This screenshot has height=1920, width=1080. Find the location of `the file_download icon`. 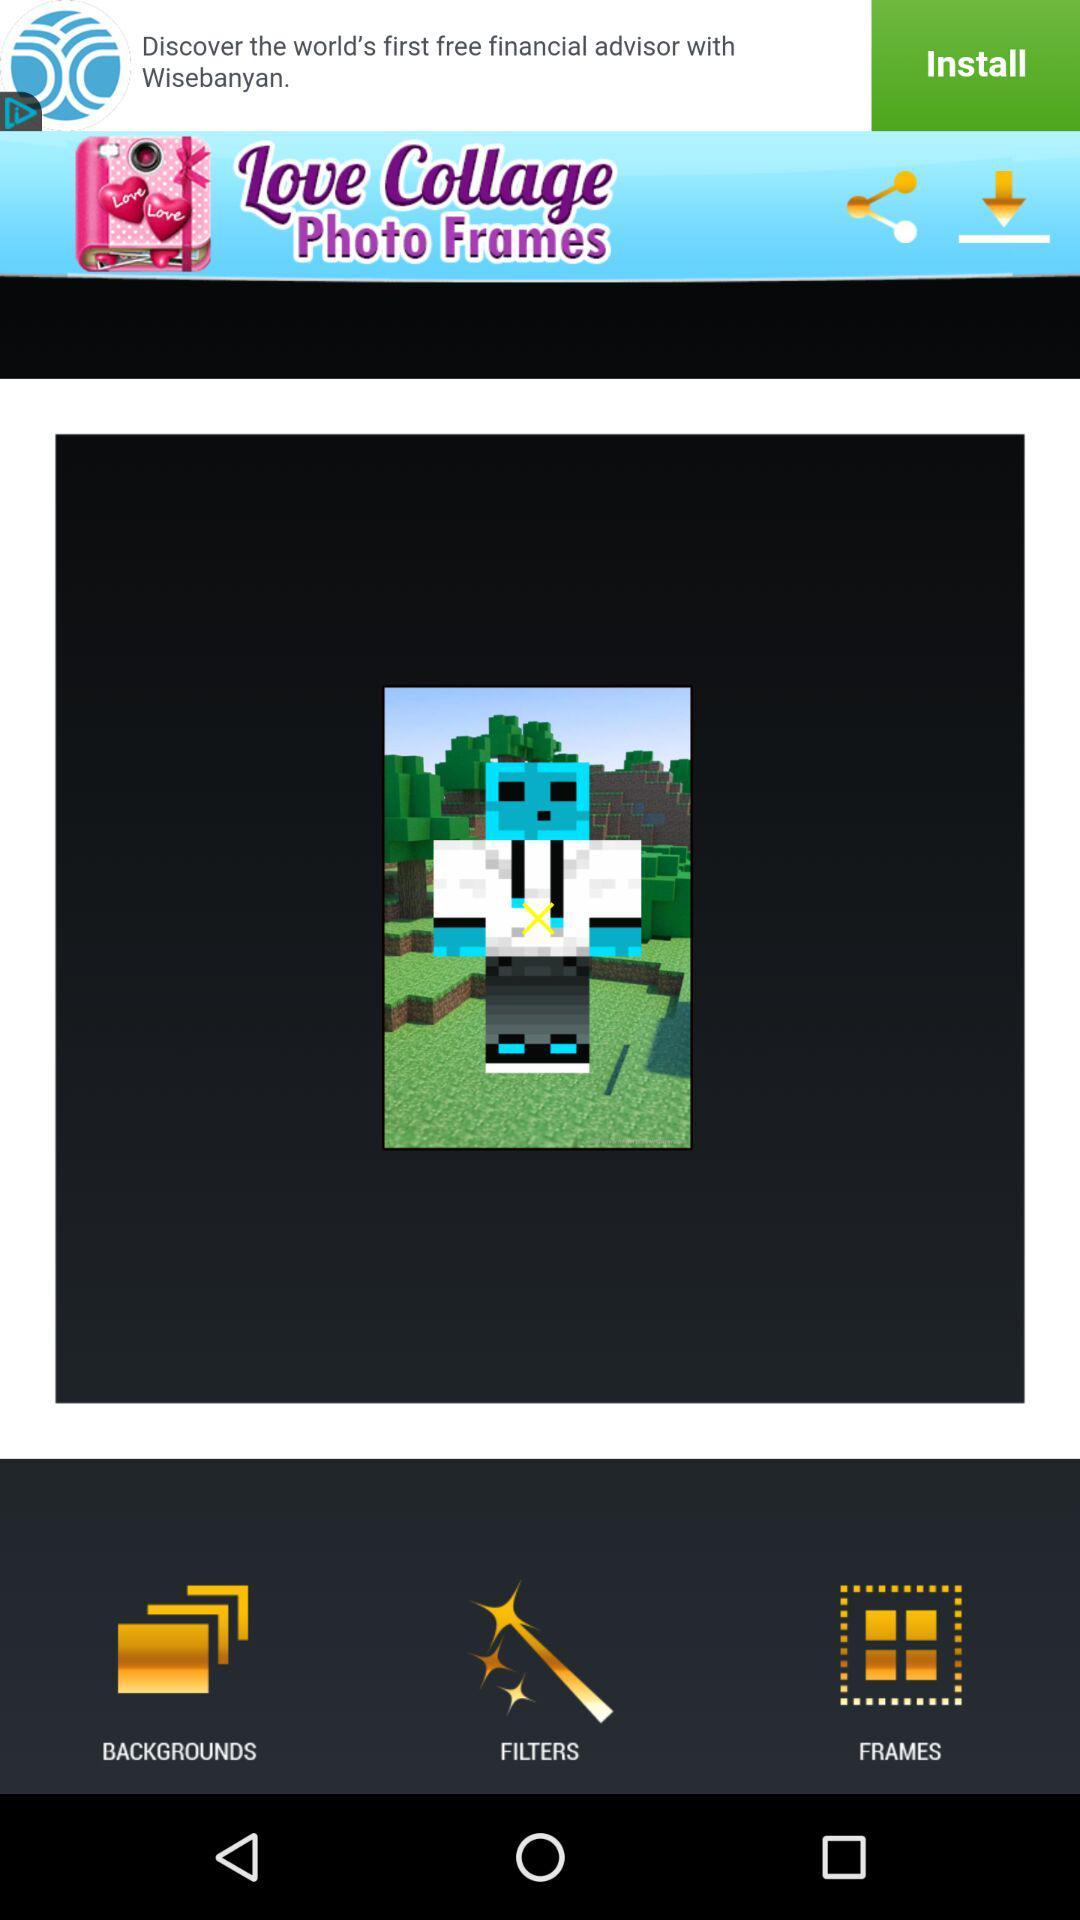

the file_download icon is located at coordinates (1005, 221).